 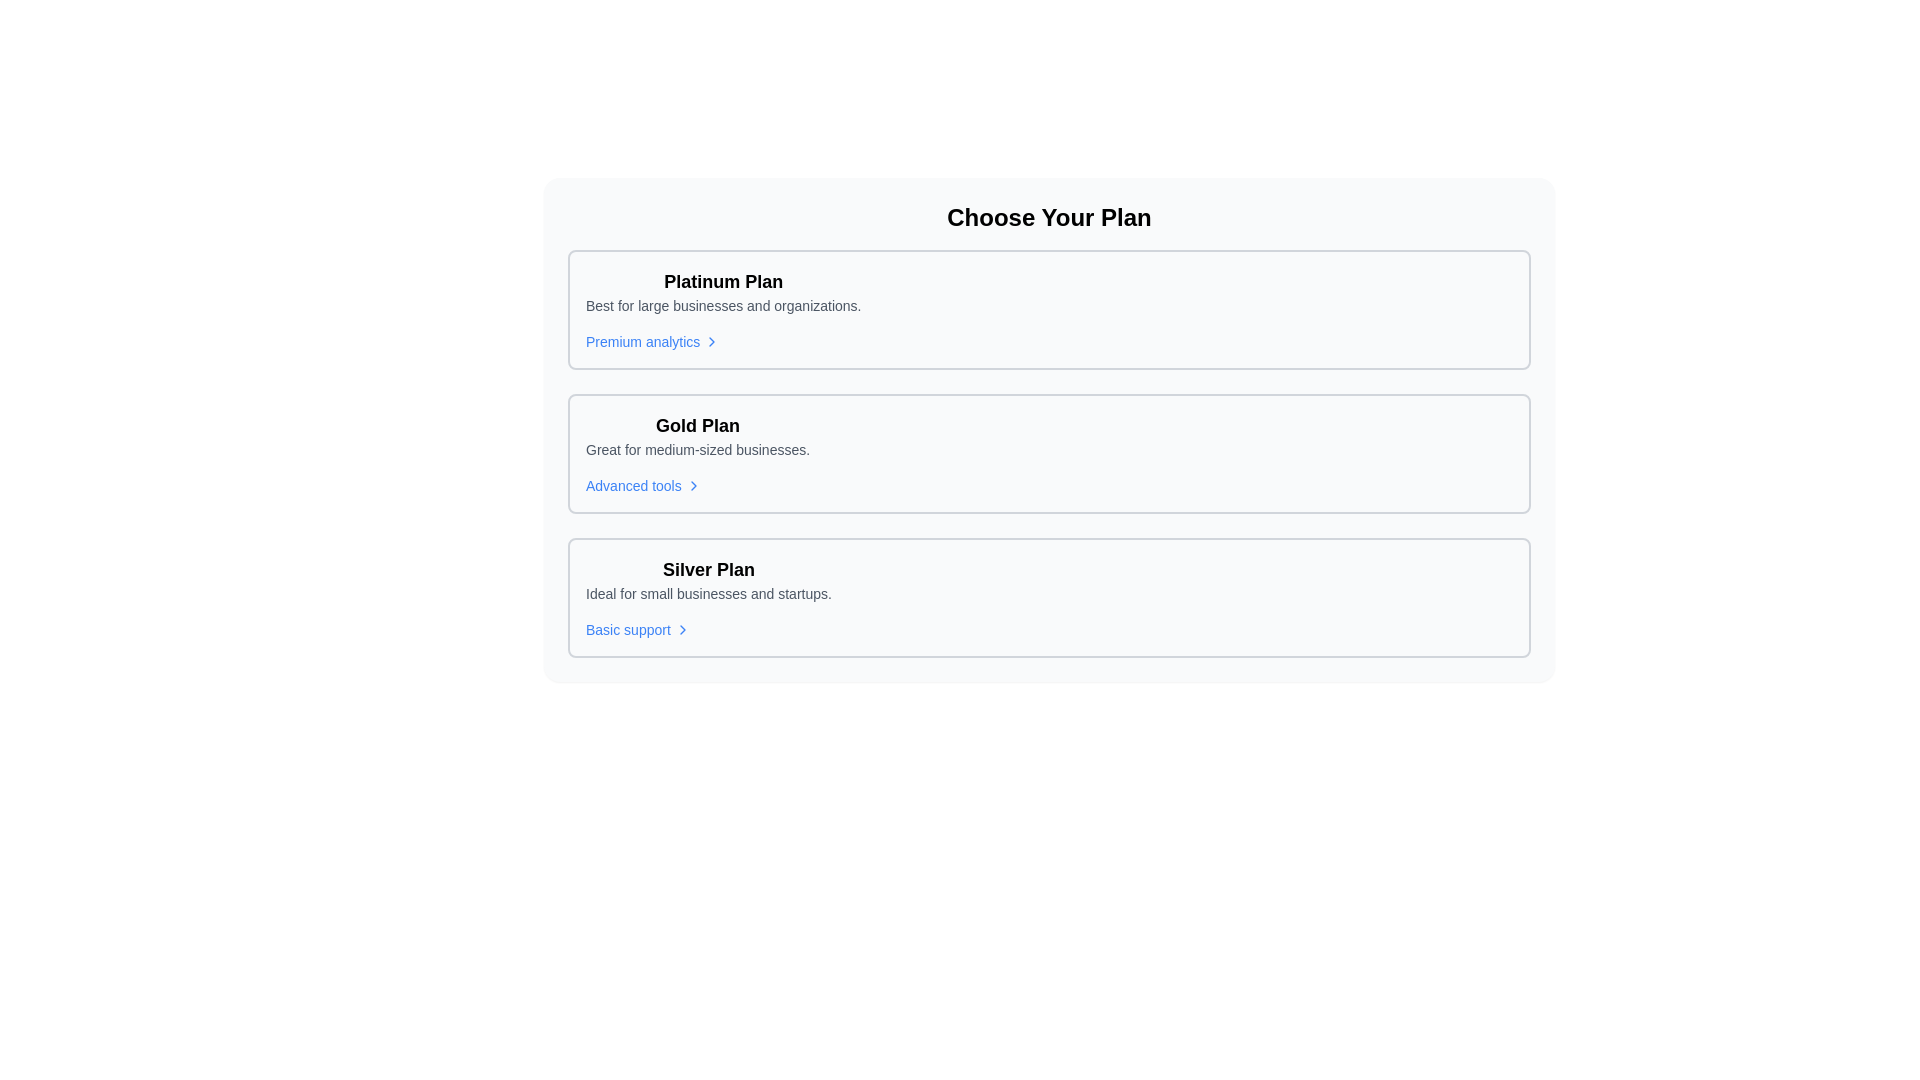 I want to click on the text label 'Silver Plan', which is styled in bold font and indicates its importance in the pricing or subscription plan interface, located in the center of the bottom pricing option, so click(x=708, y=570).